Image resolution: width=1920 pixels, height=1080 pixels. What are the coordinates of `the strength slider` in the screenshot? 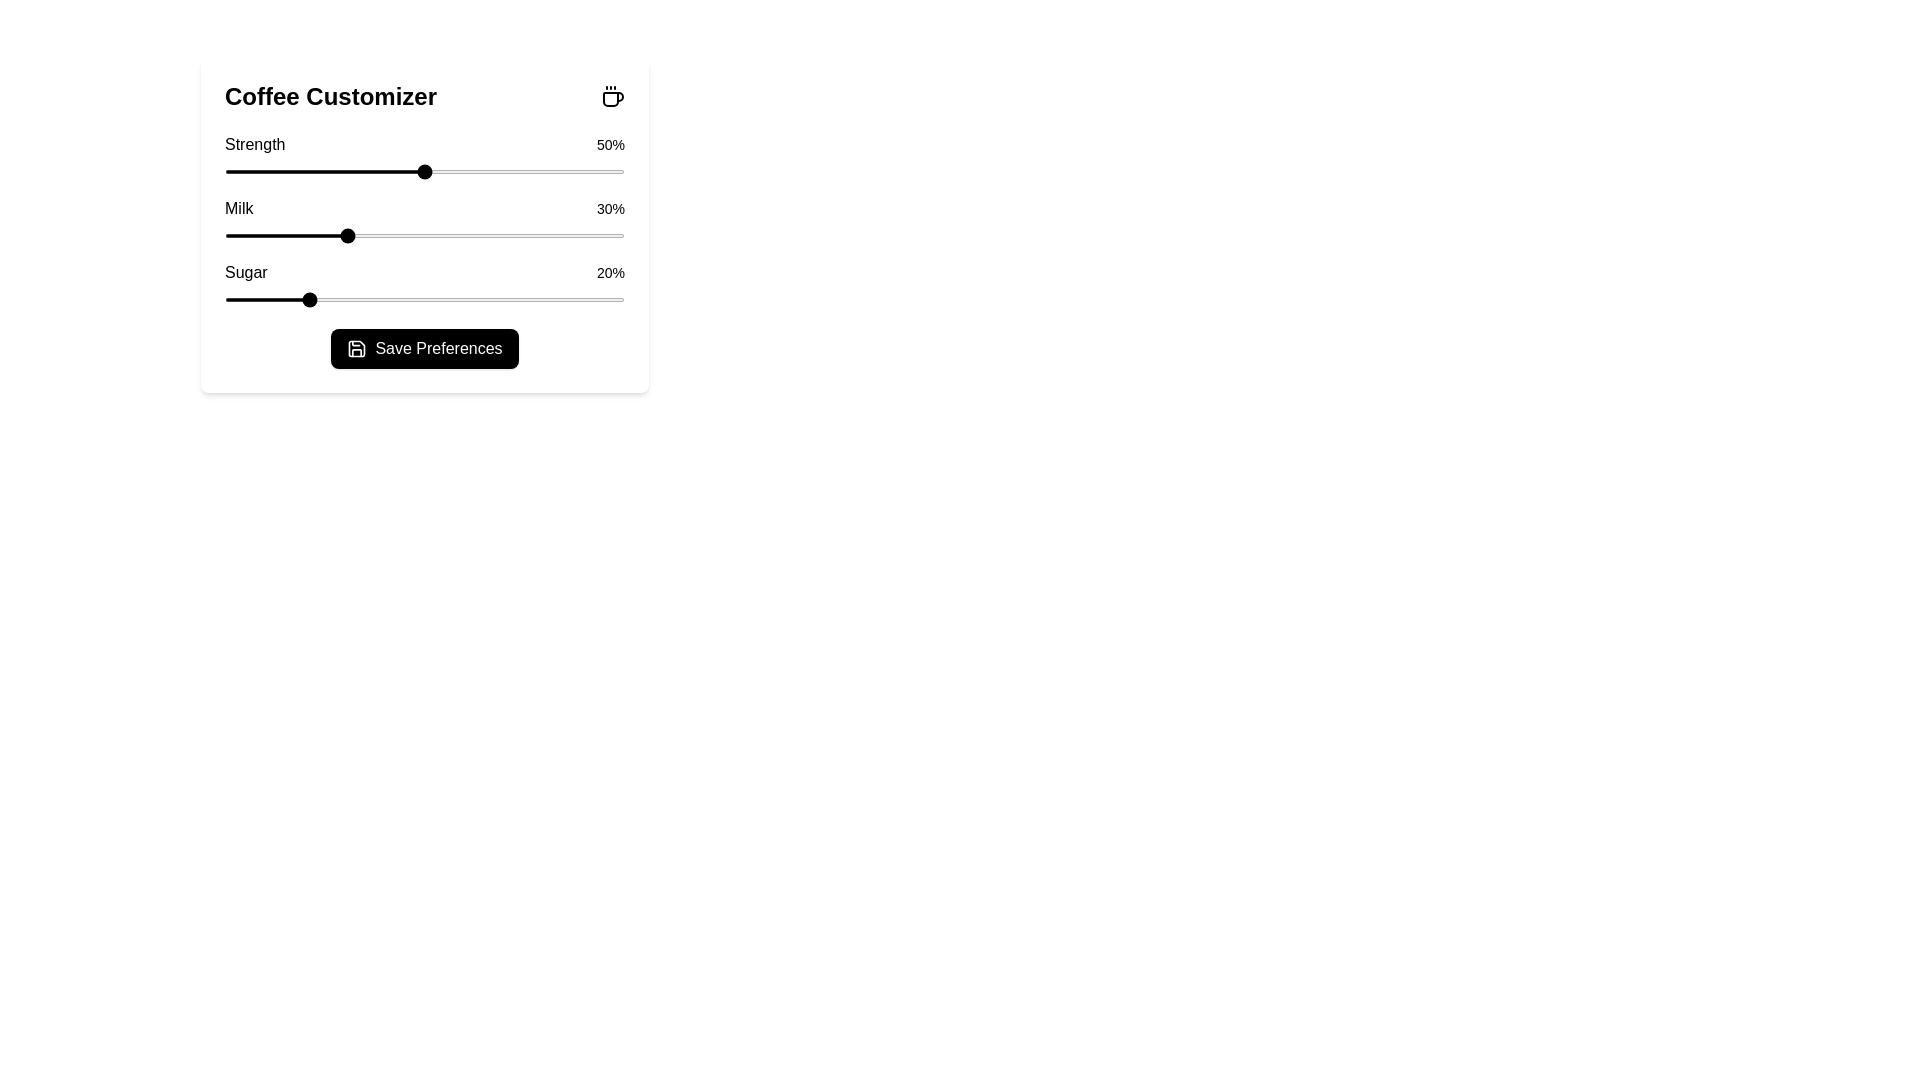 It's located at (541, 171).